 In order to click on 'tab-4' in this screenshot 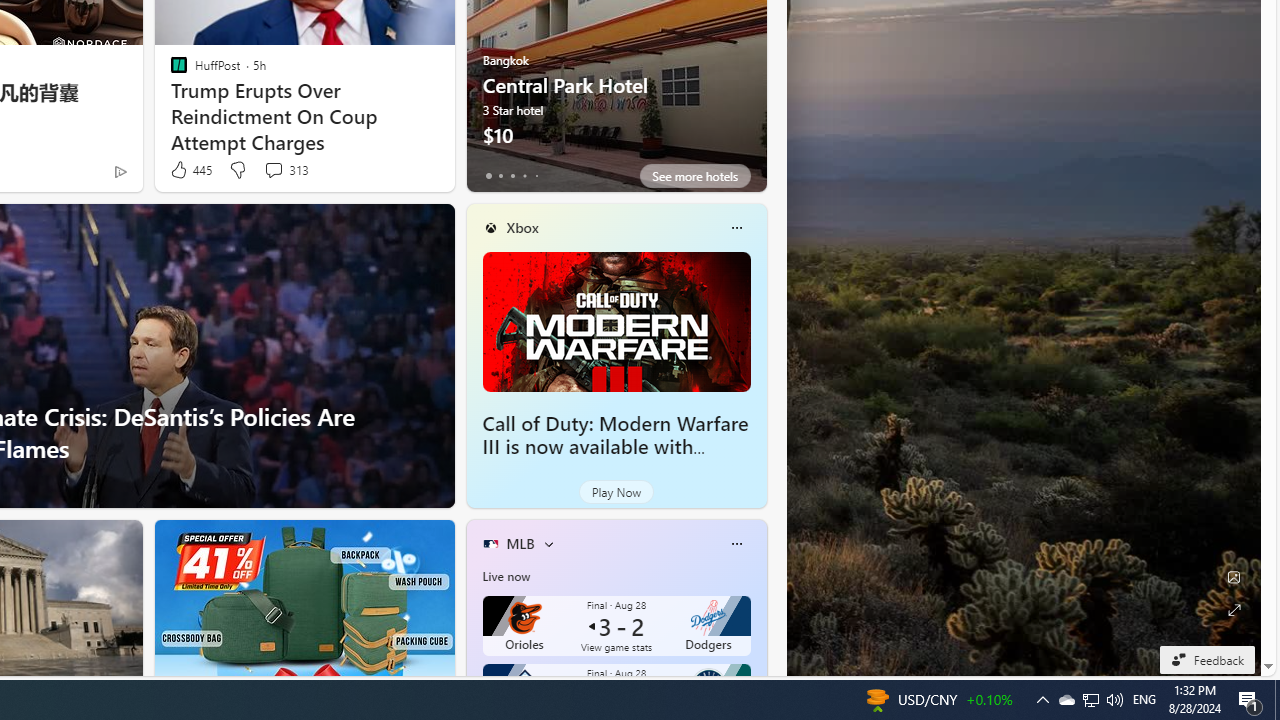, I will do `click(536, 175)`.